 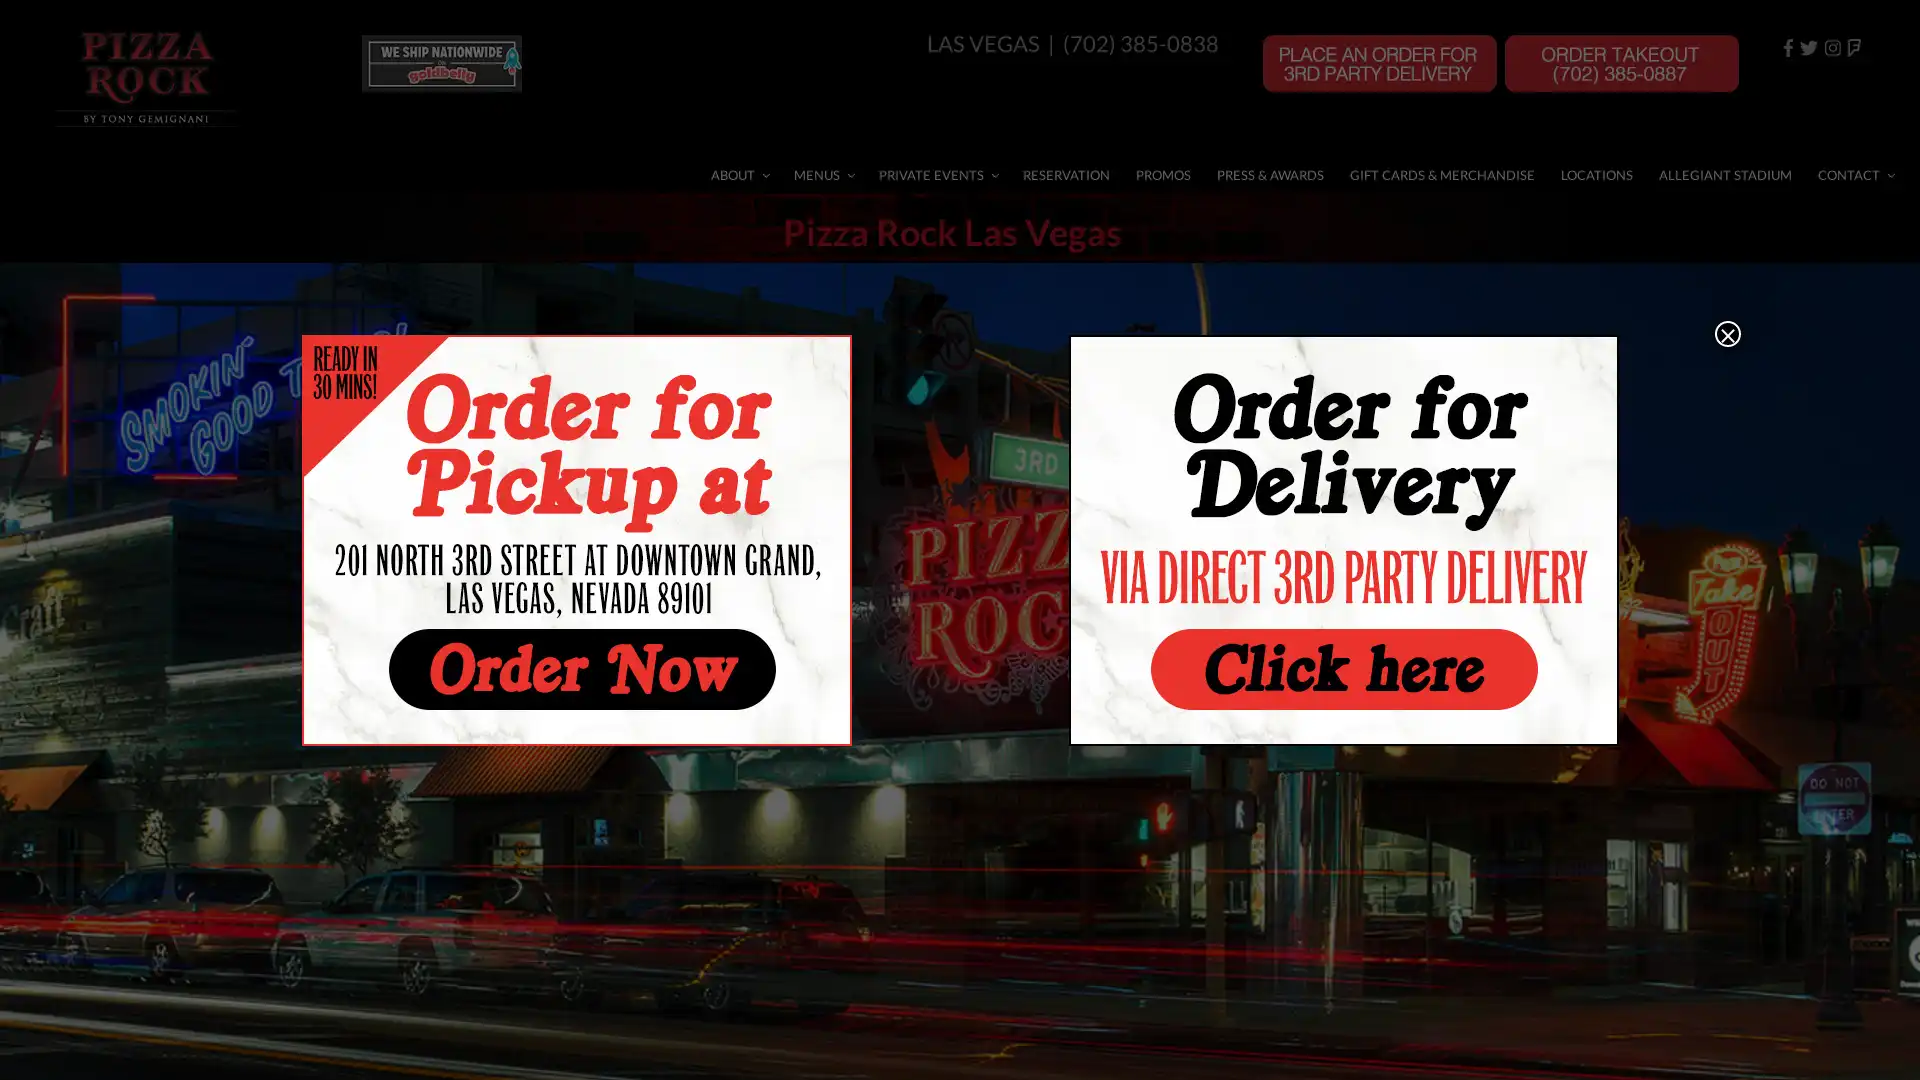 I want to click on Close, so click(x=1727, y=331).